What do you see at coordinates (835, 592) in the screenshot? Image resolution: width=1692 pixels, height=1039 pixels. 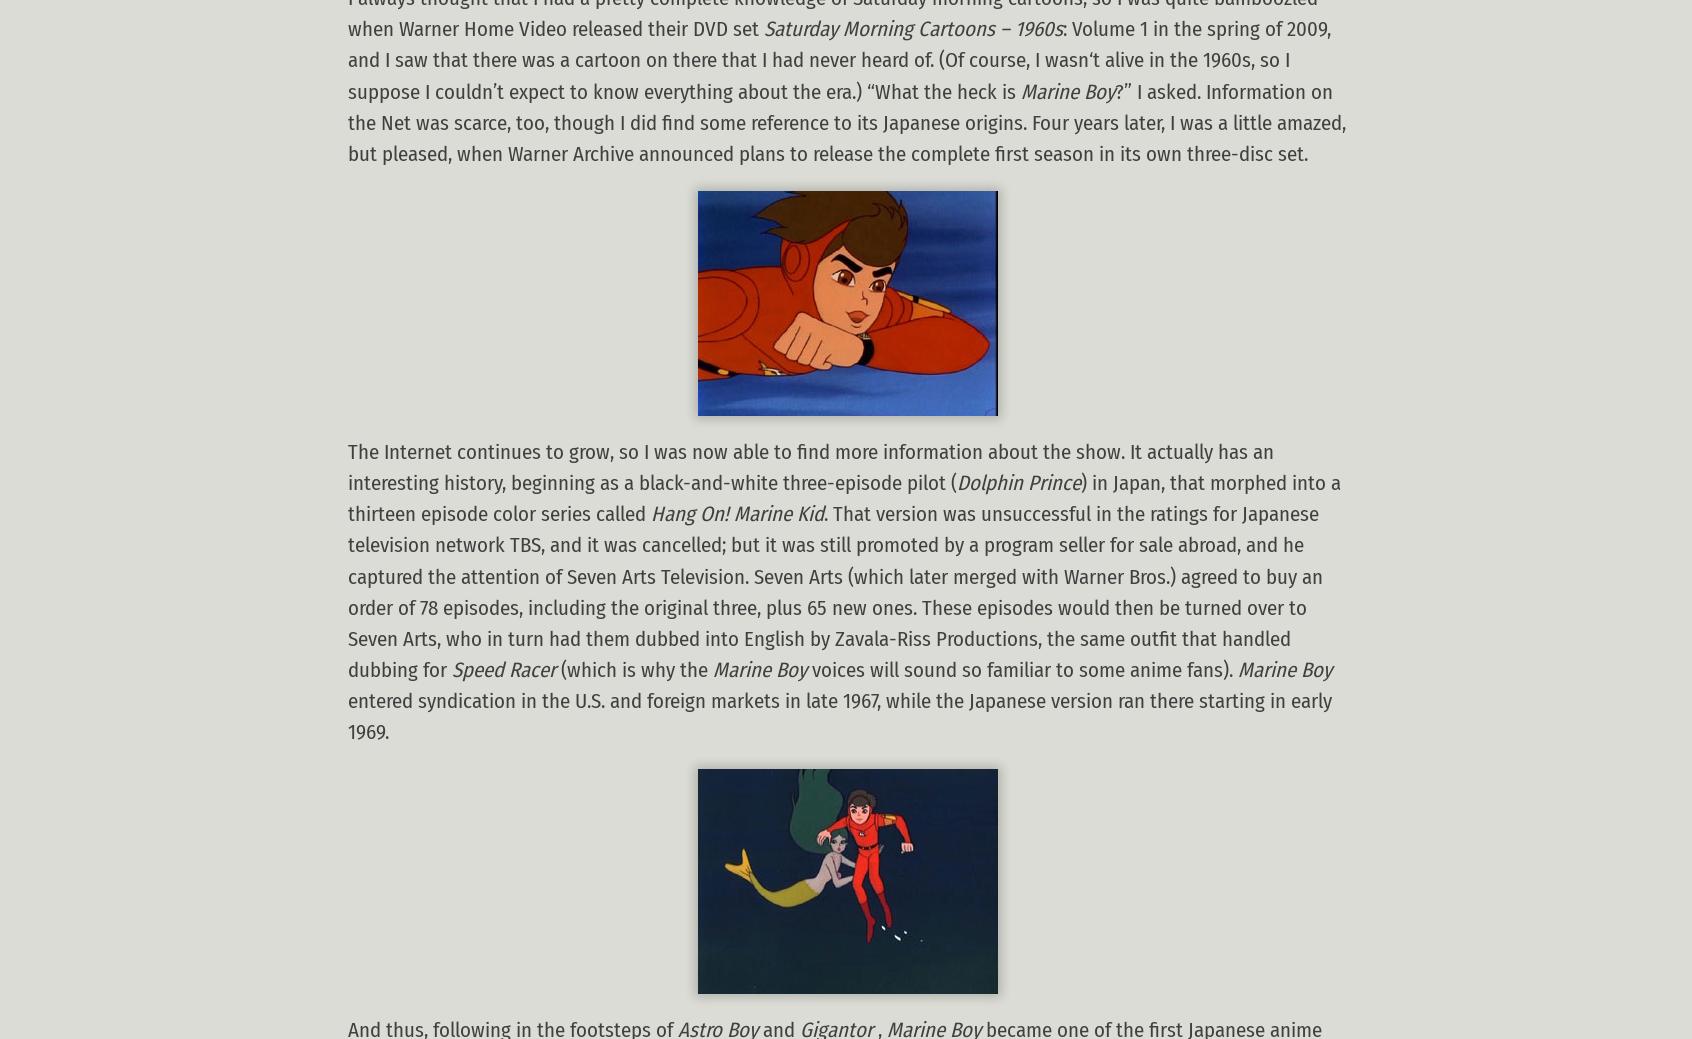 I see `'. That version was unsuccessful in the ratings for Japanese television network TBS, and it was cancelled; but it was still promoted by a program seller for sale abroad, and he captured the attention of Seven Arts Television. Seven Arts (which later merged with Warner Bros.) agreed to buy an order of 78 episodes, including the original three, plus 65 new ones. These episodes would then be turned over to Seven Arts, who in turn had them dubbed into English by Zavala-Riss Productions, the same outfit that handled dubbing for'` at bounding box center [835, 592].